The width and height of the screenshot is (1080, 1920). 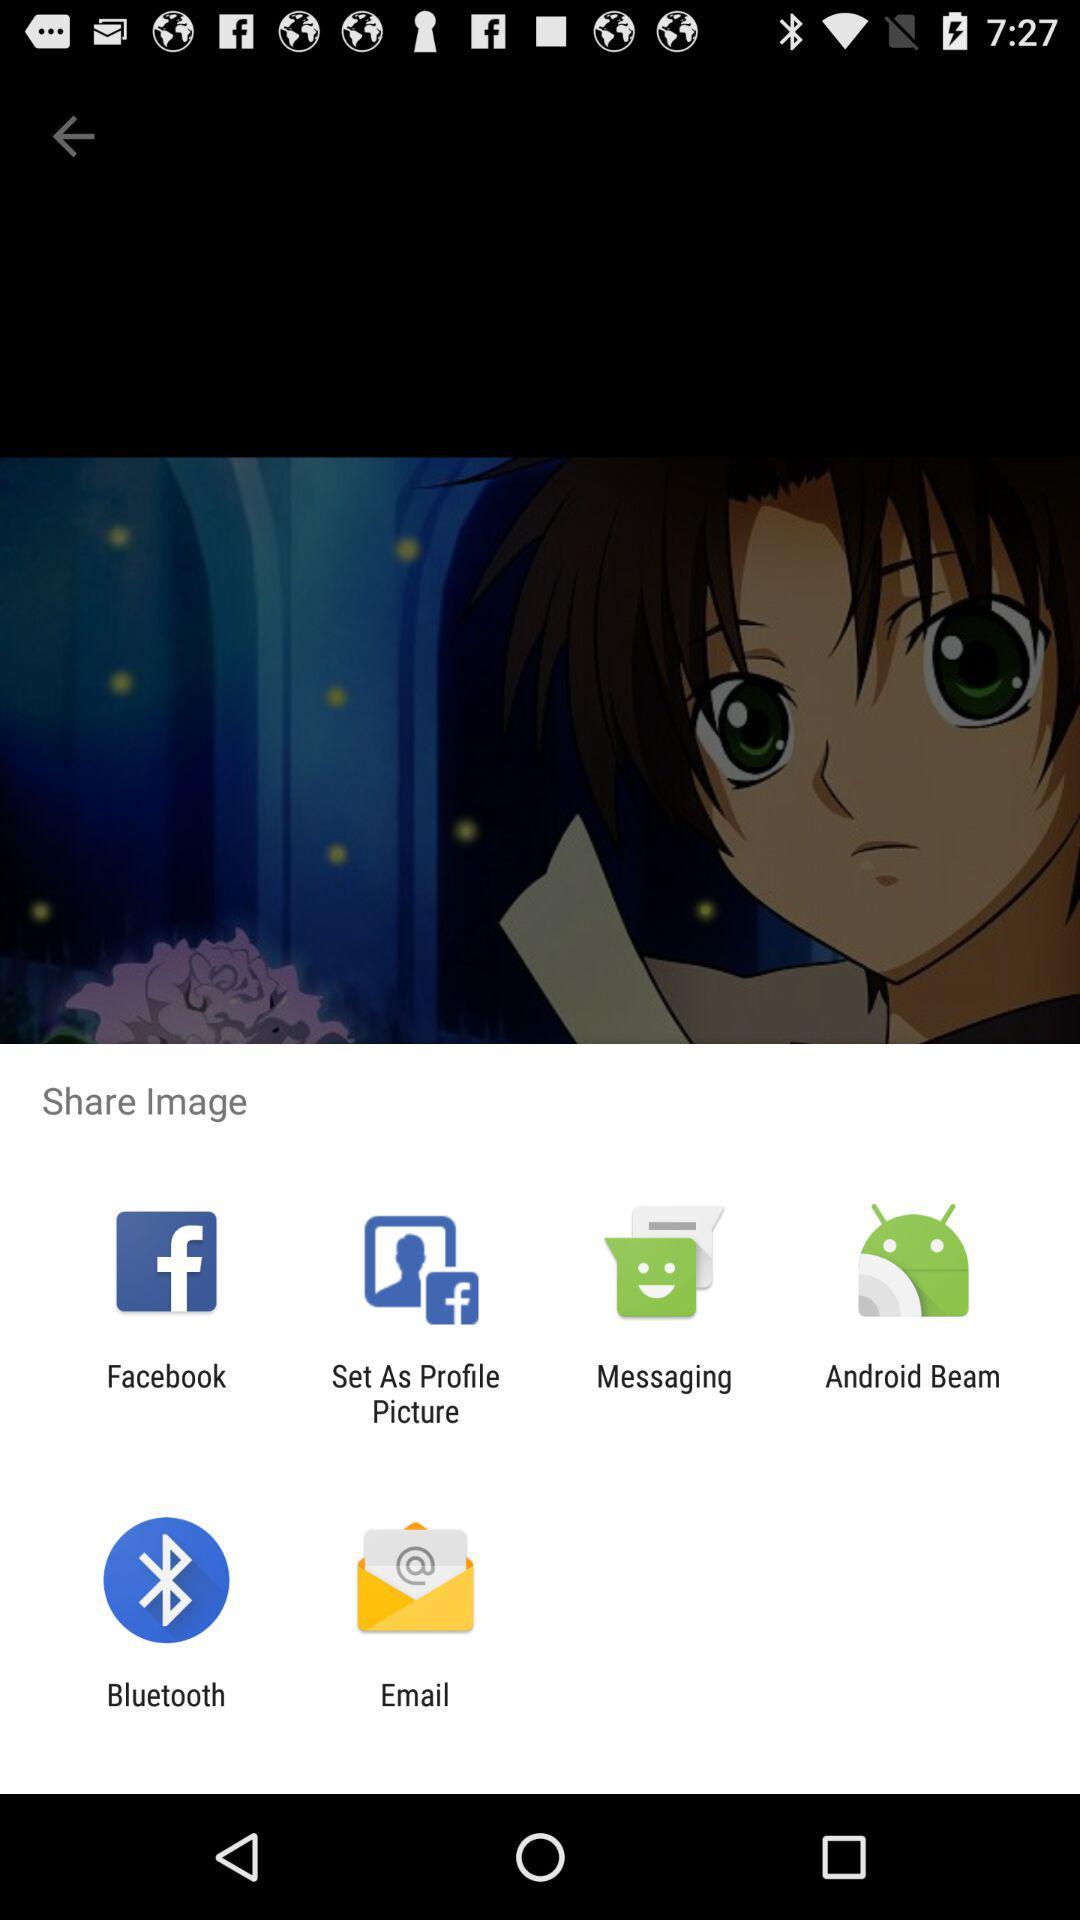 I want to click on the item next to set as profile app, so click(x=165, y=1392).